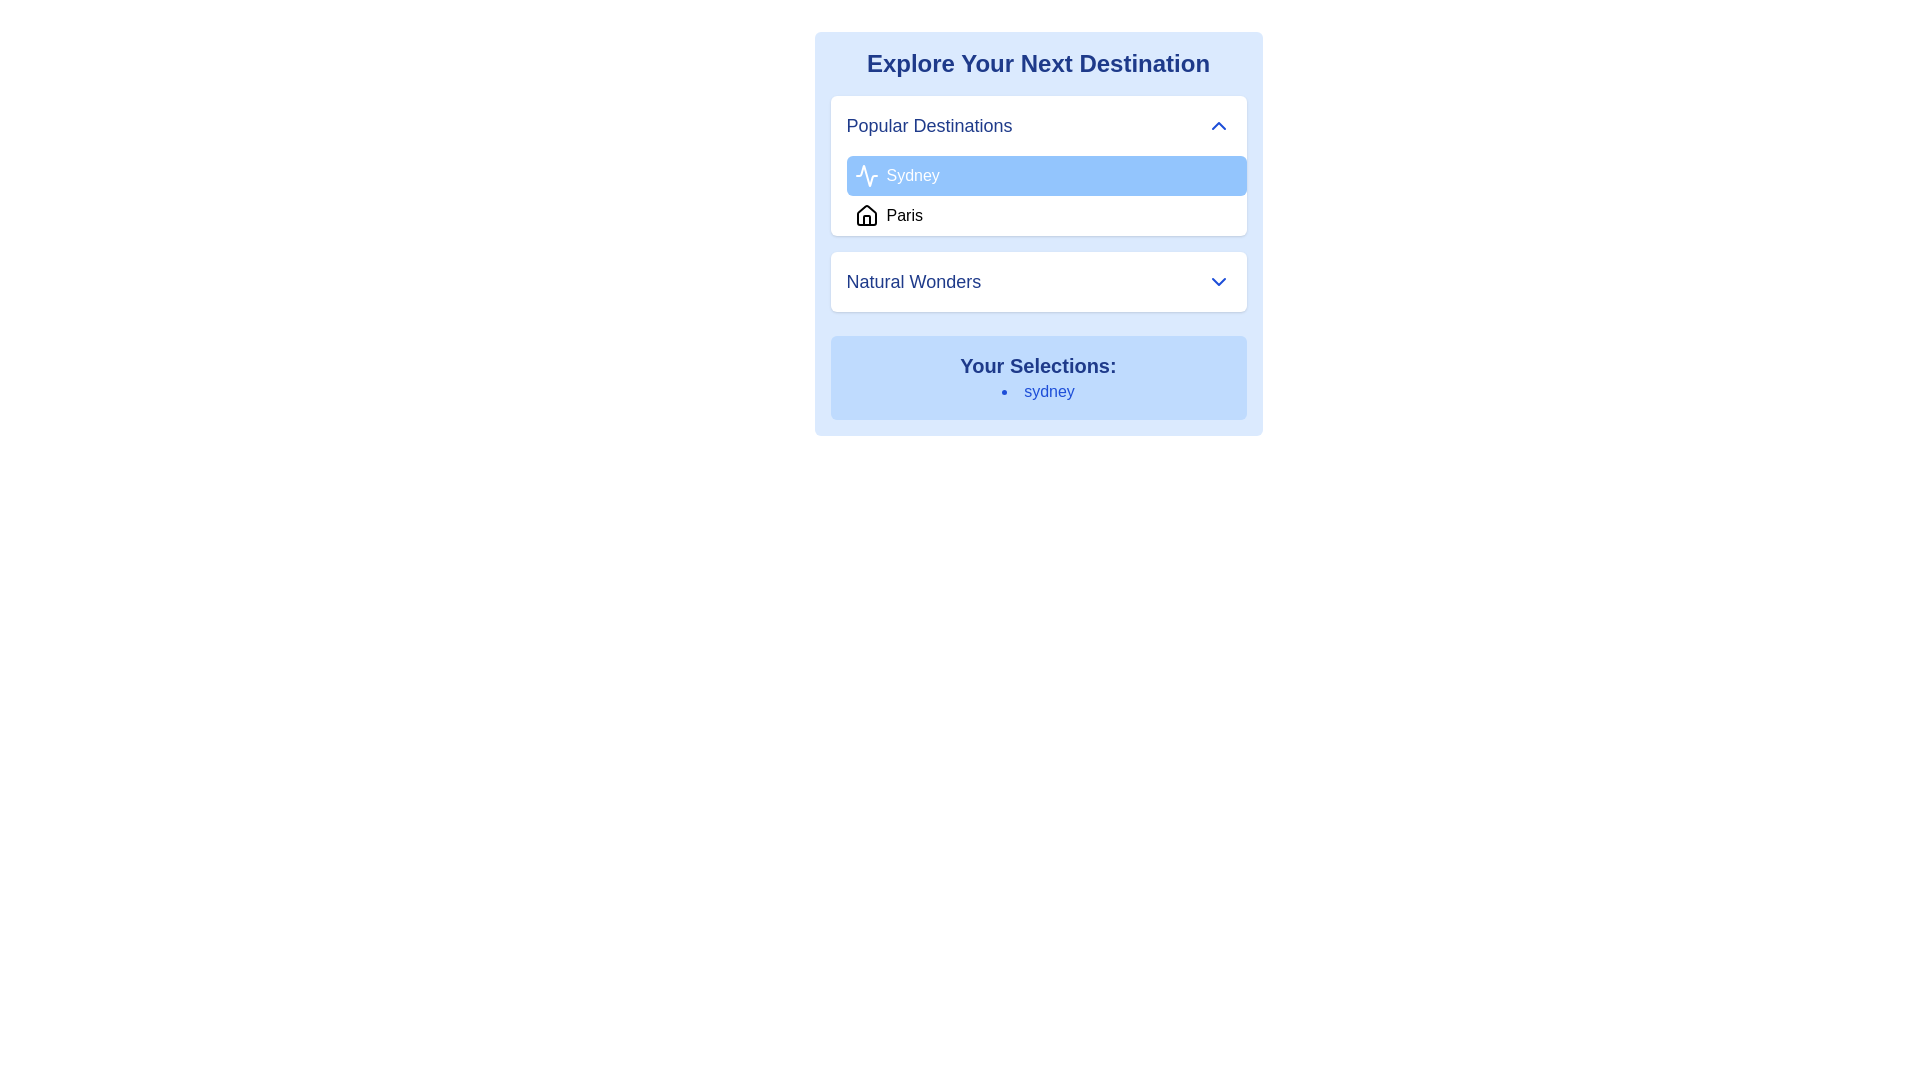 The height and width of the screenshot is (1080, 1920). Describe the element at coordinates (1217, 281) in the screenshot. I see `the blue downward-pointing chevron icon` at that location.